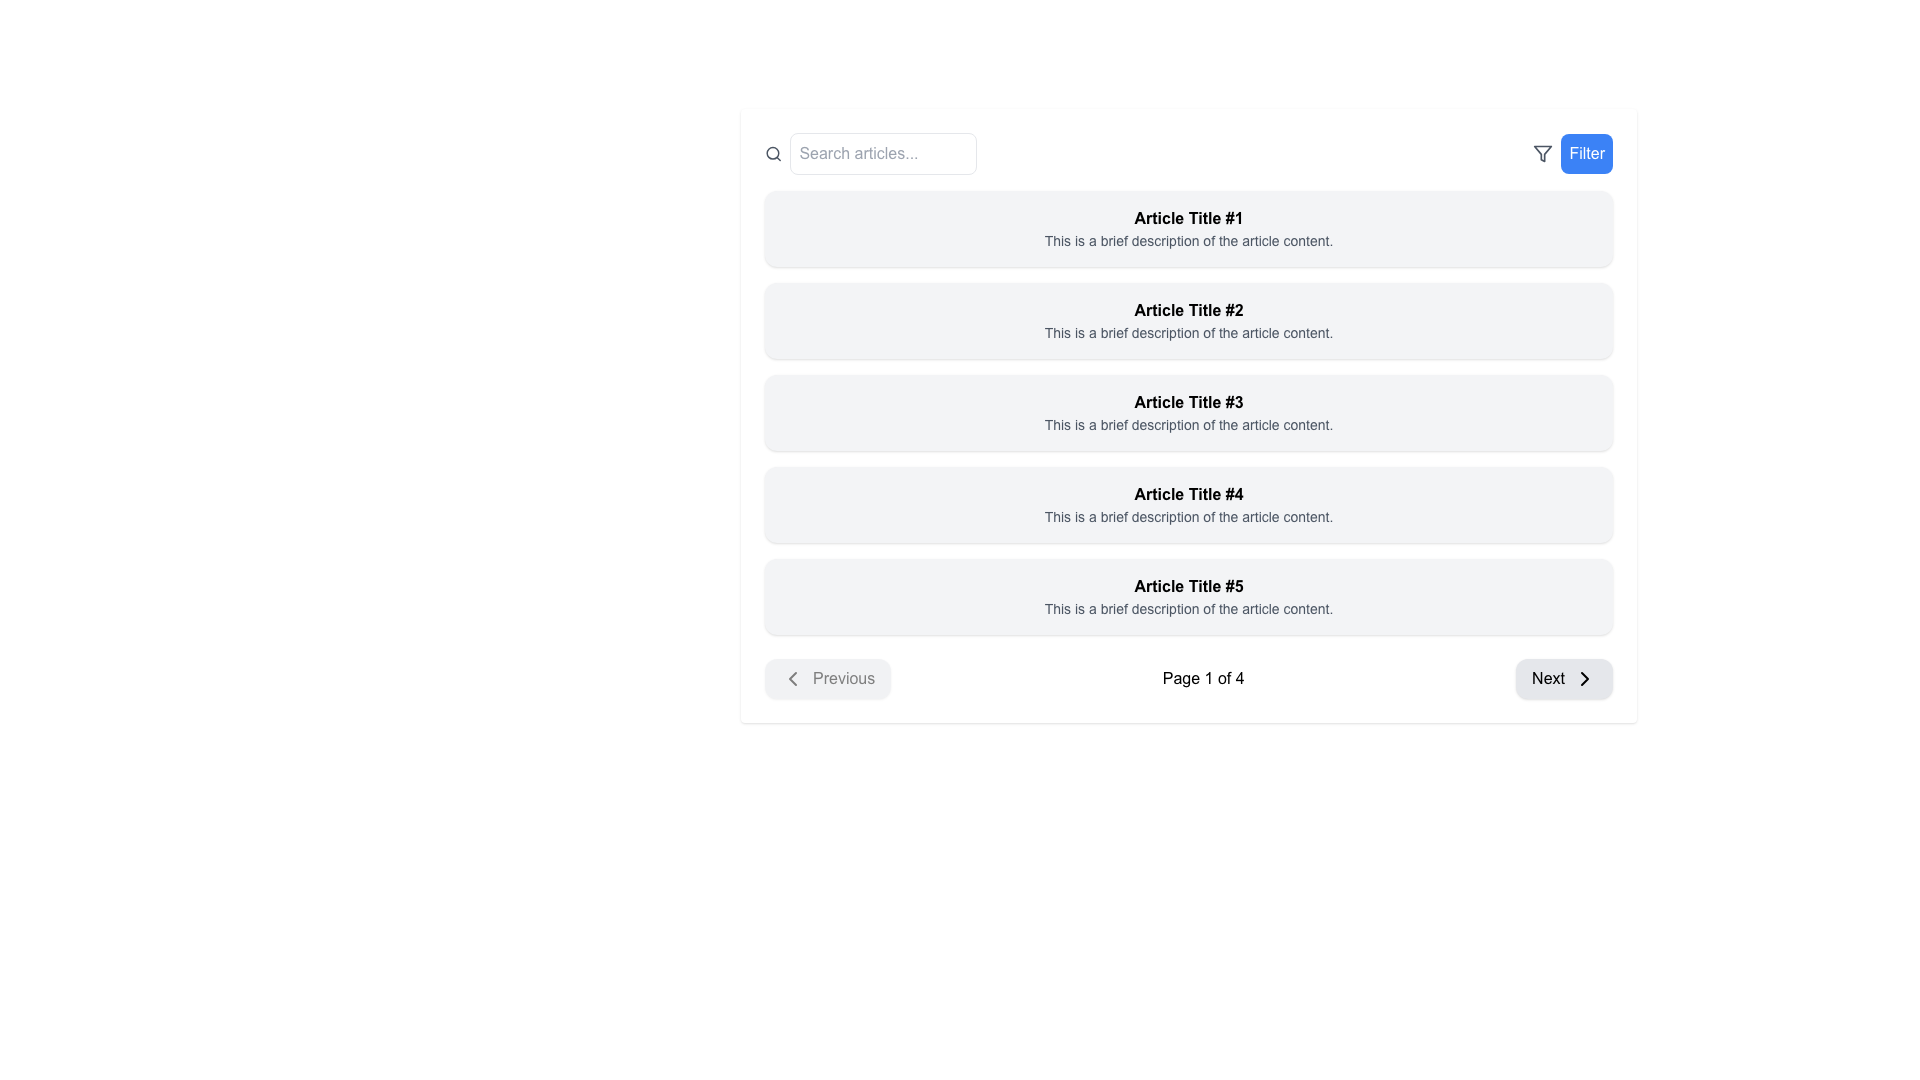 The image size is (1920, 1080). I want to click on text content displayed in a smaller font size and gray color, which states 'This is a brief description of the article content.' It is located directly below the bold title 'Article Title #5' in the fifth article card layout, so click(1189, 608).